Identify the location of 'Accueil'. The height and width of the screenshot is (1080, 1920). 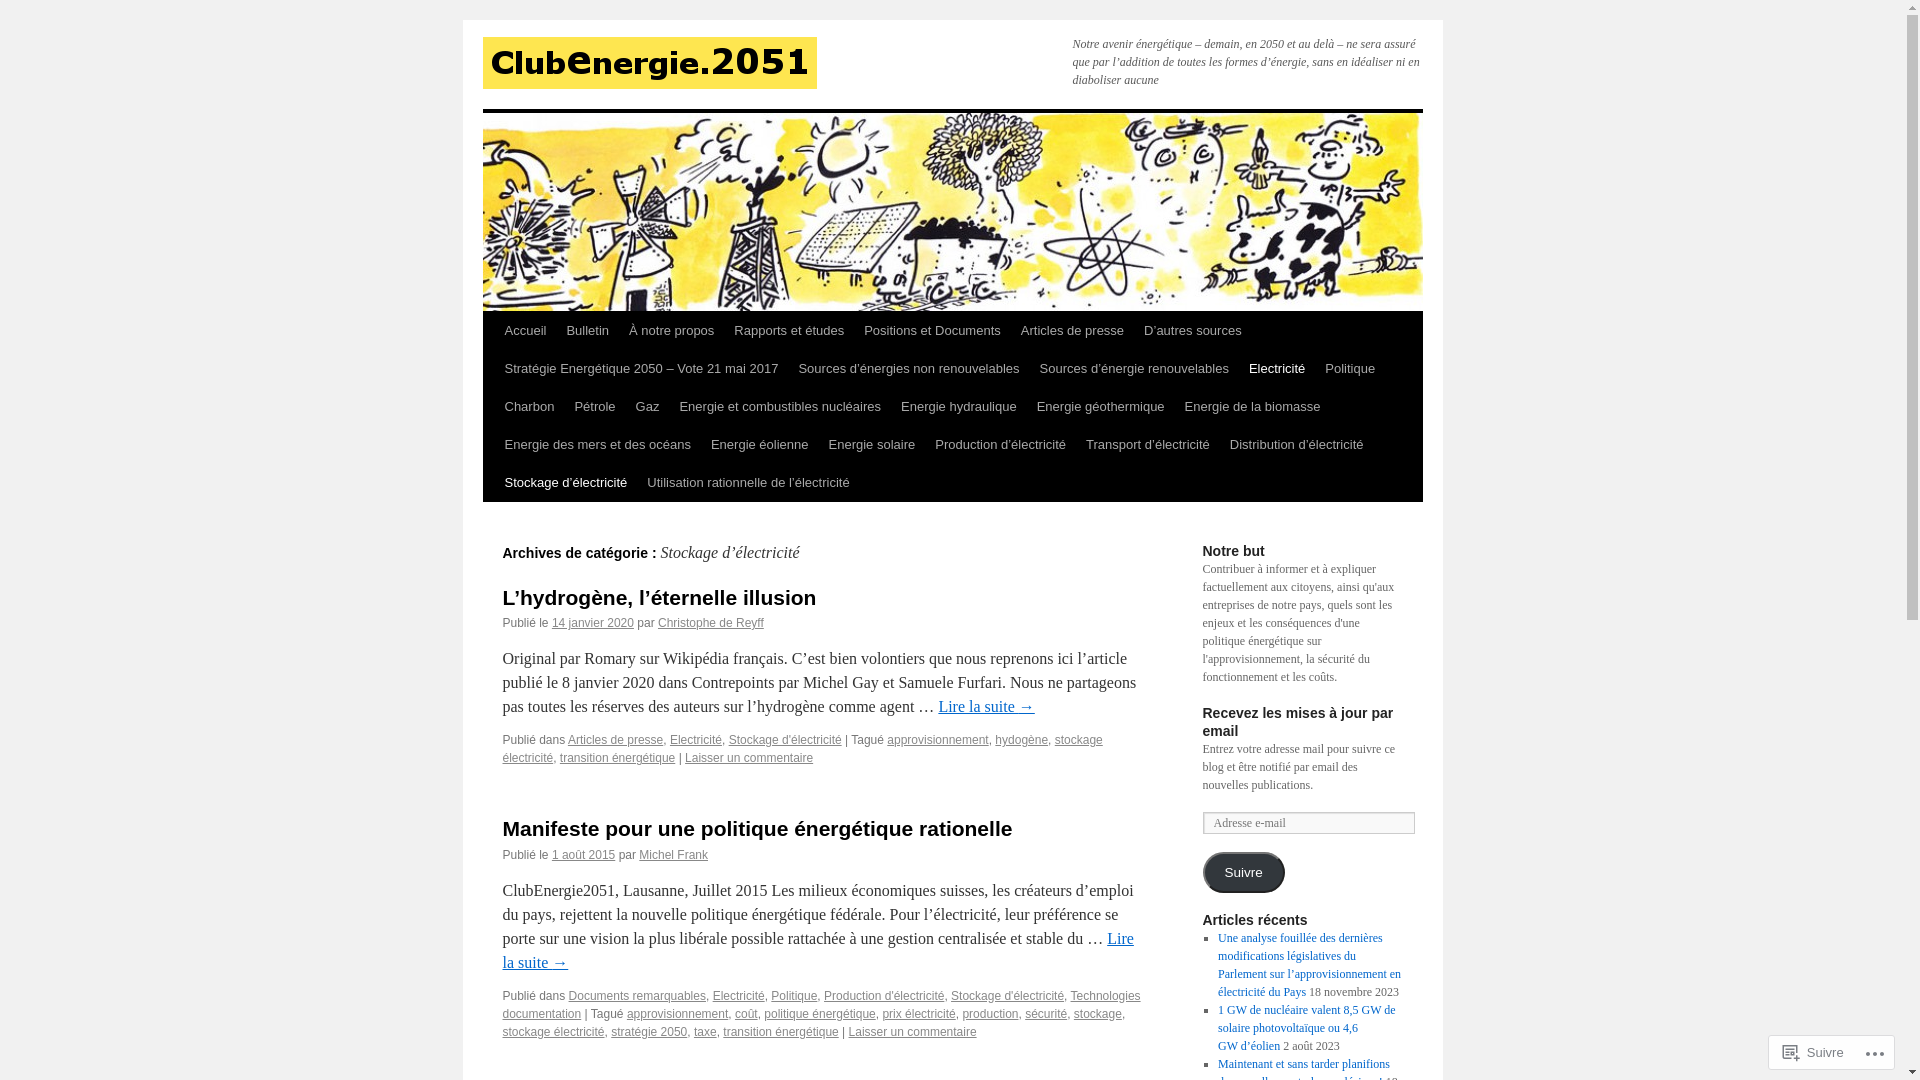
(524, 330).